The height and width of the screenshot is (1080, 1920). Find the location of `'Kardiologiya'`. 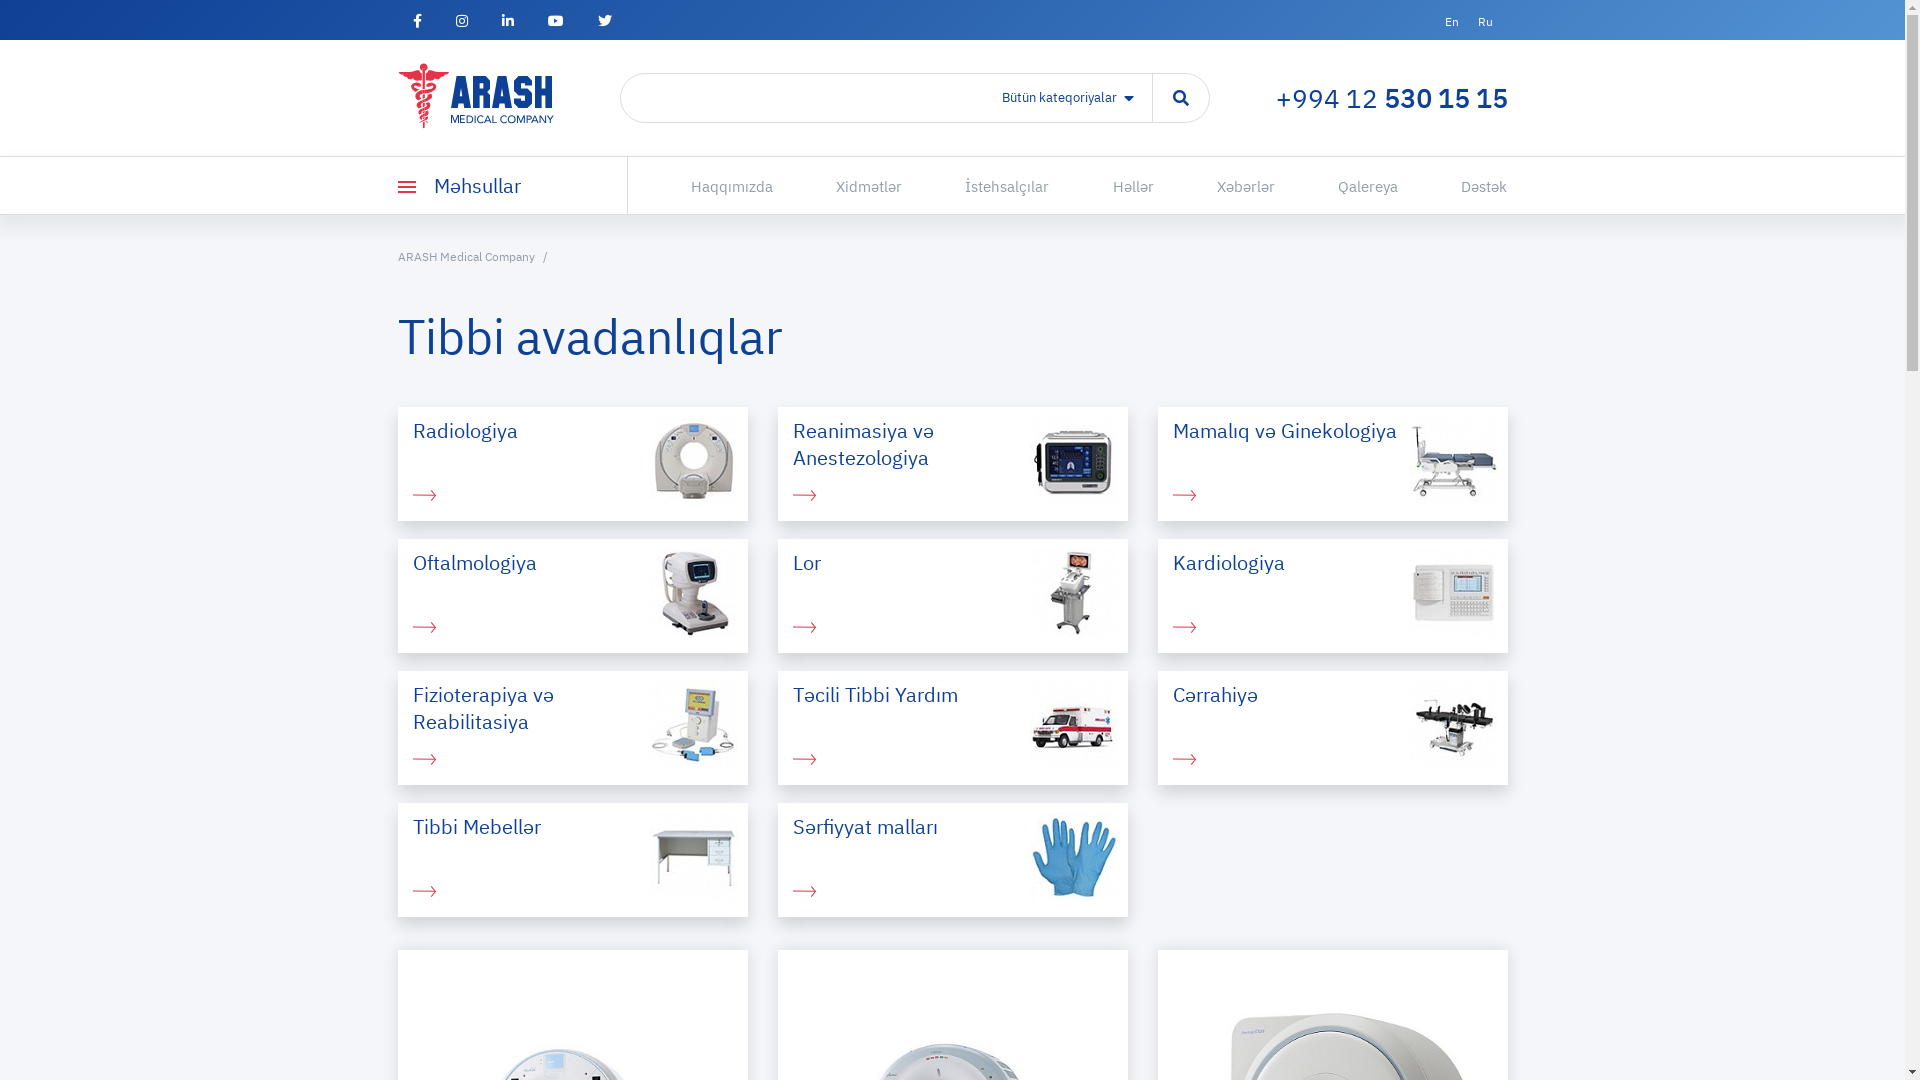

'Kardiologiya' is located at coordinates (1333, 595).